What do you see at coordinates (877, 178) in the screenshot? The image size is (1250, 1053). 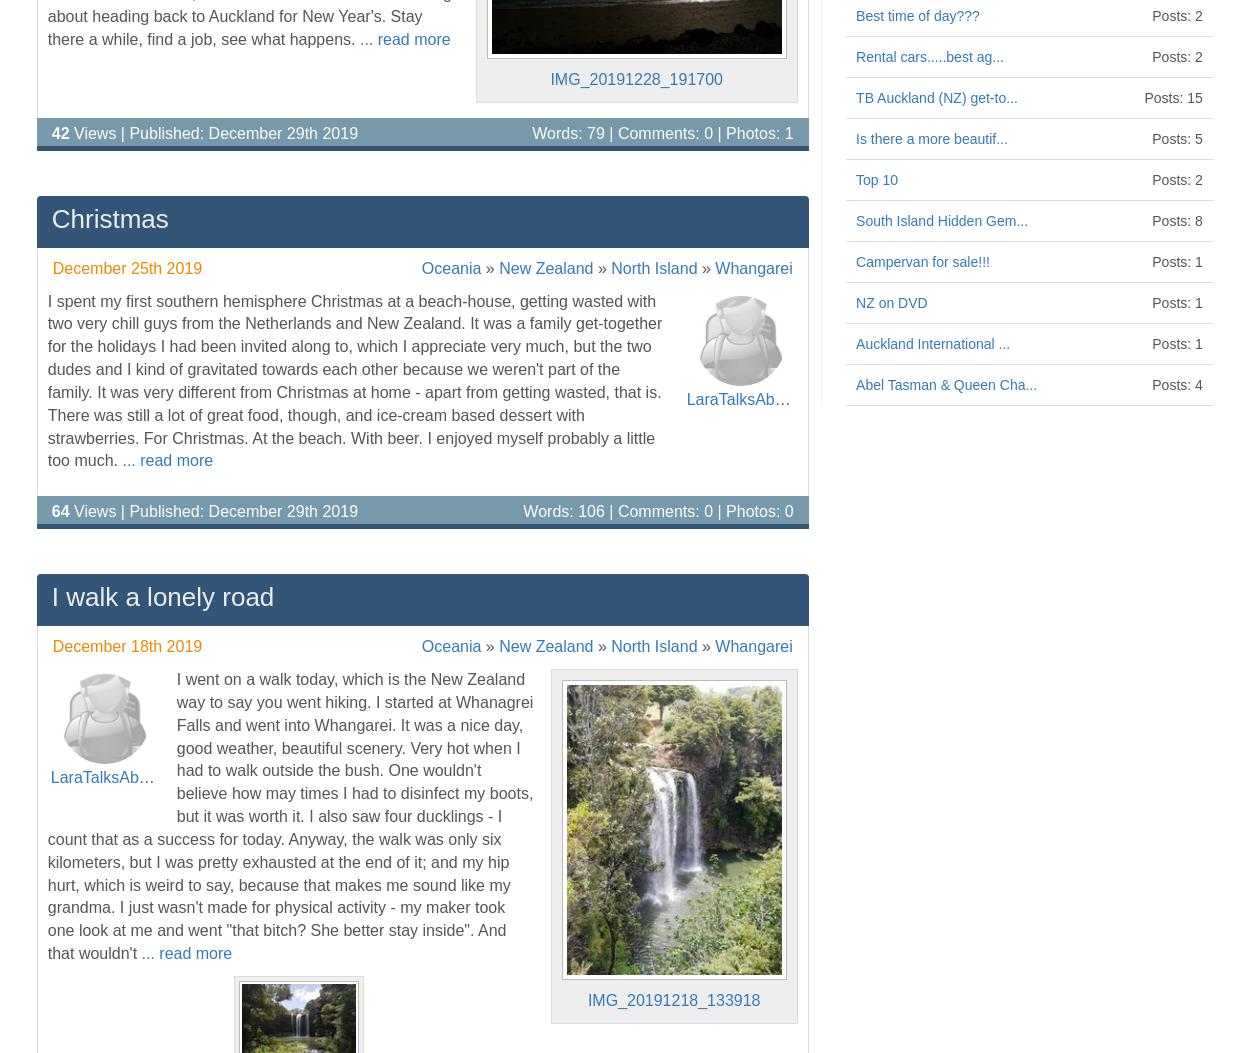 I see `'Top 10'` at bounding box center [877, 178].